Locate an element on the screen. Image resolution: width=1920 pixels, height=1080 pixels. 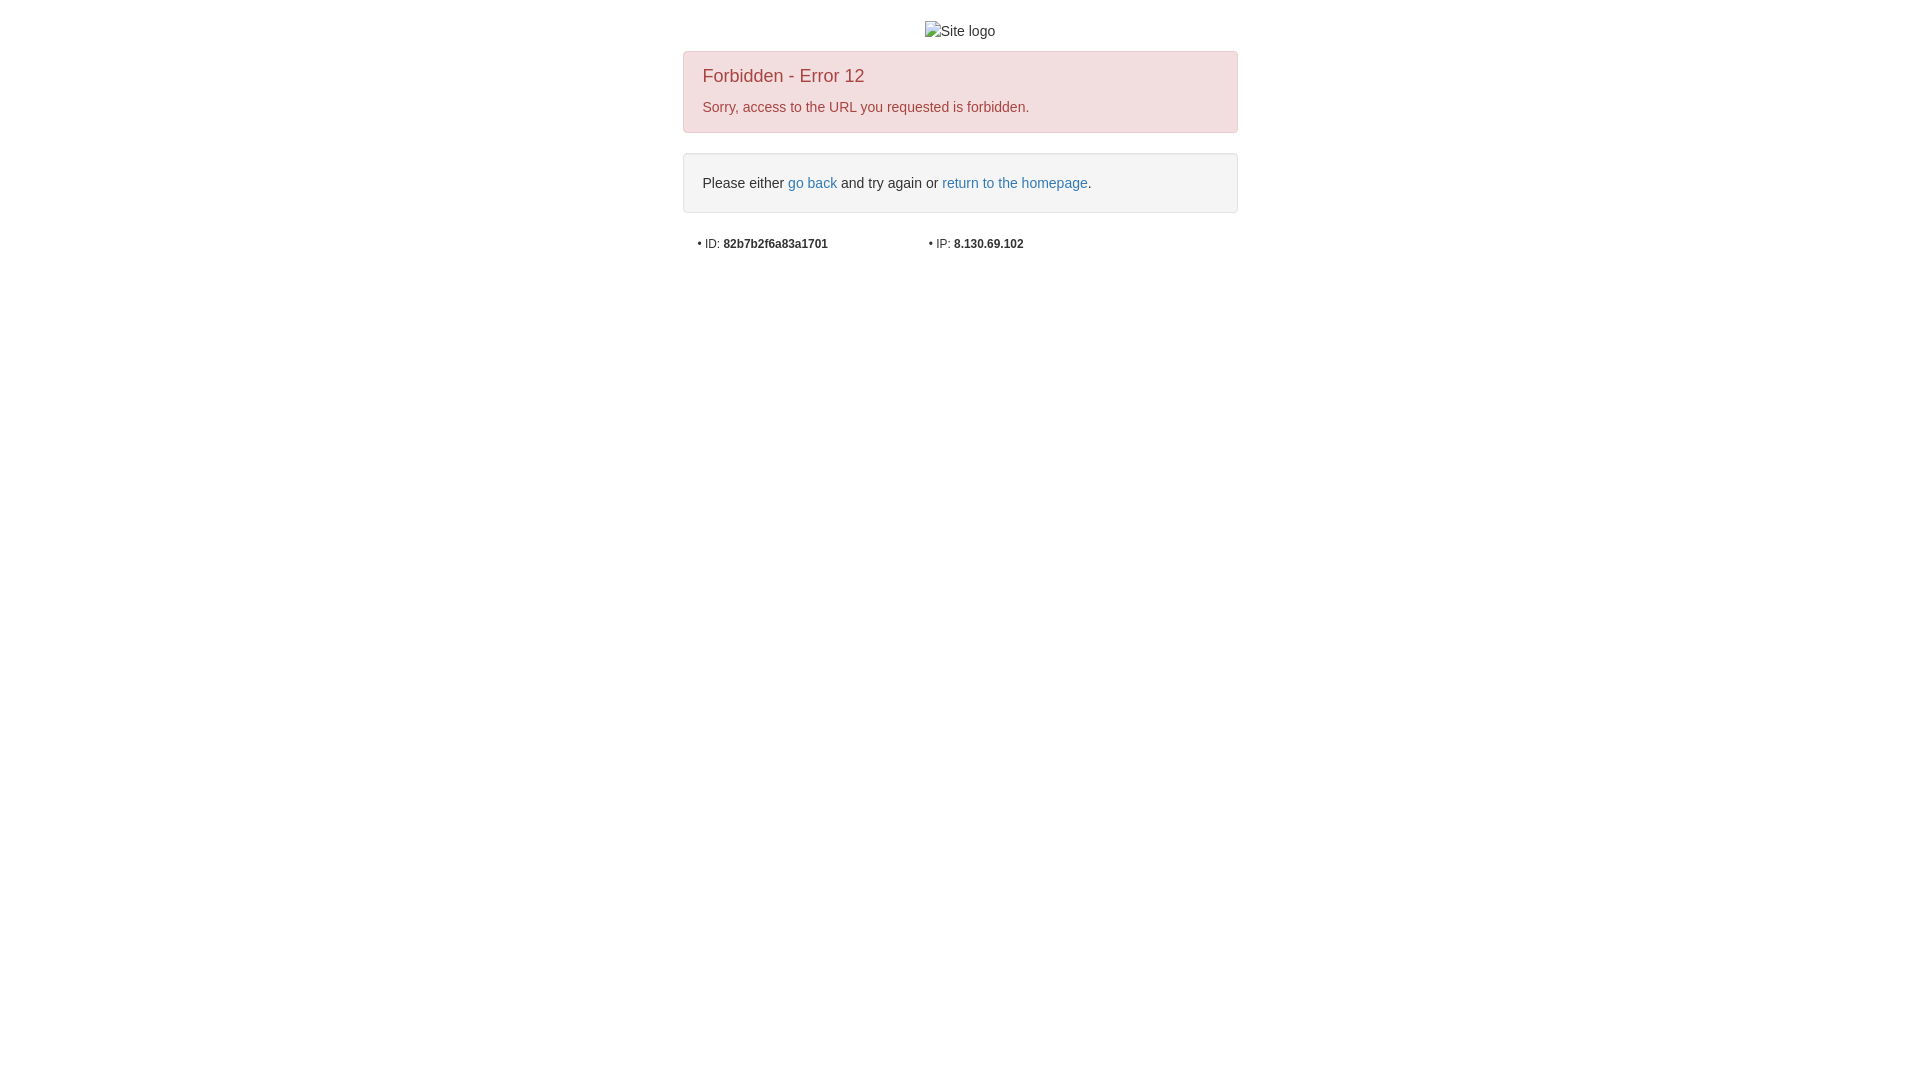
'return to the homepage' is located at coordinates (1014, 182).